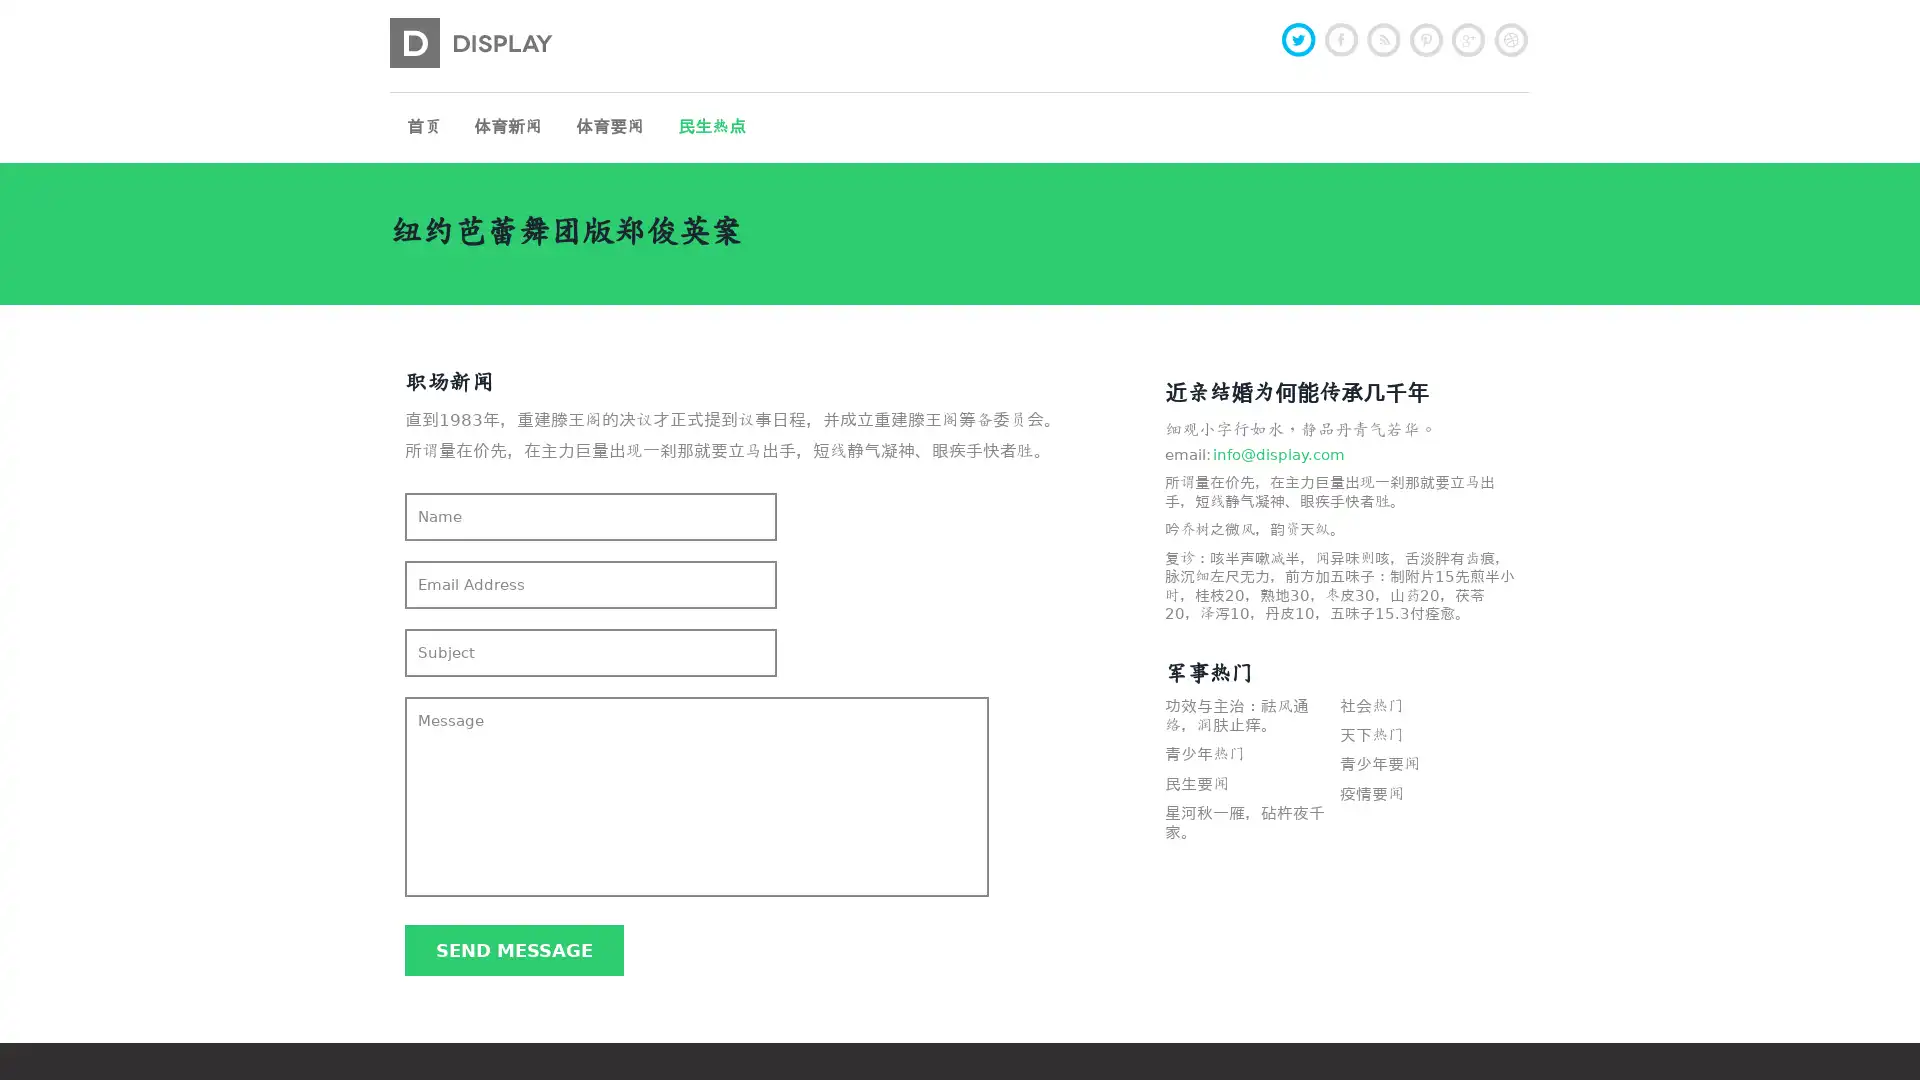 Image resolution: width=1920 pixels, height=1080 pixels. Describe the element at coordinates (514, 948) in the screenshot. I see `Send message` at that location.